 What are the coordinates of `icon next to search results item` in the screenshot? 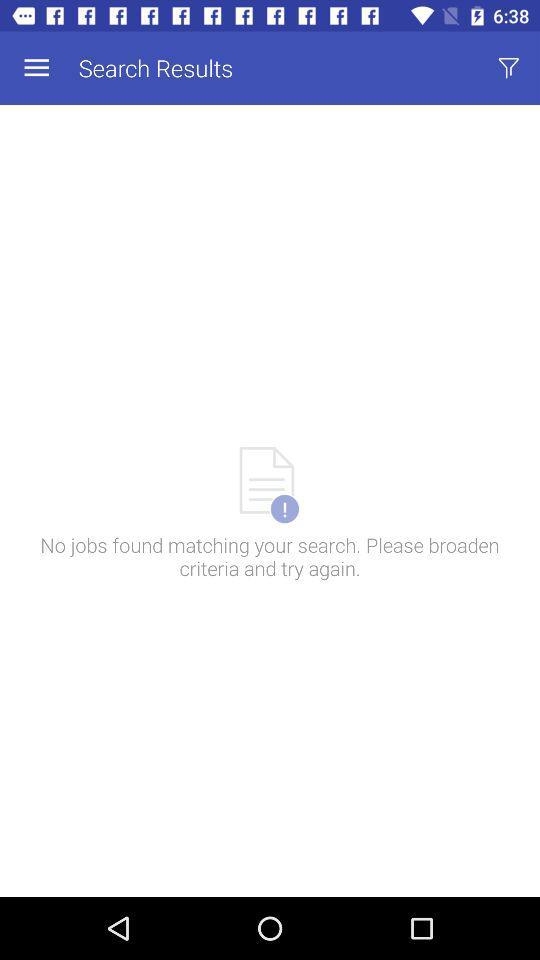 It's located at (508, 68).